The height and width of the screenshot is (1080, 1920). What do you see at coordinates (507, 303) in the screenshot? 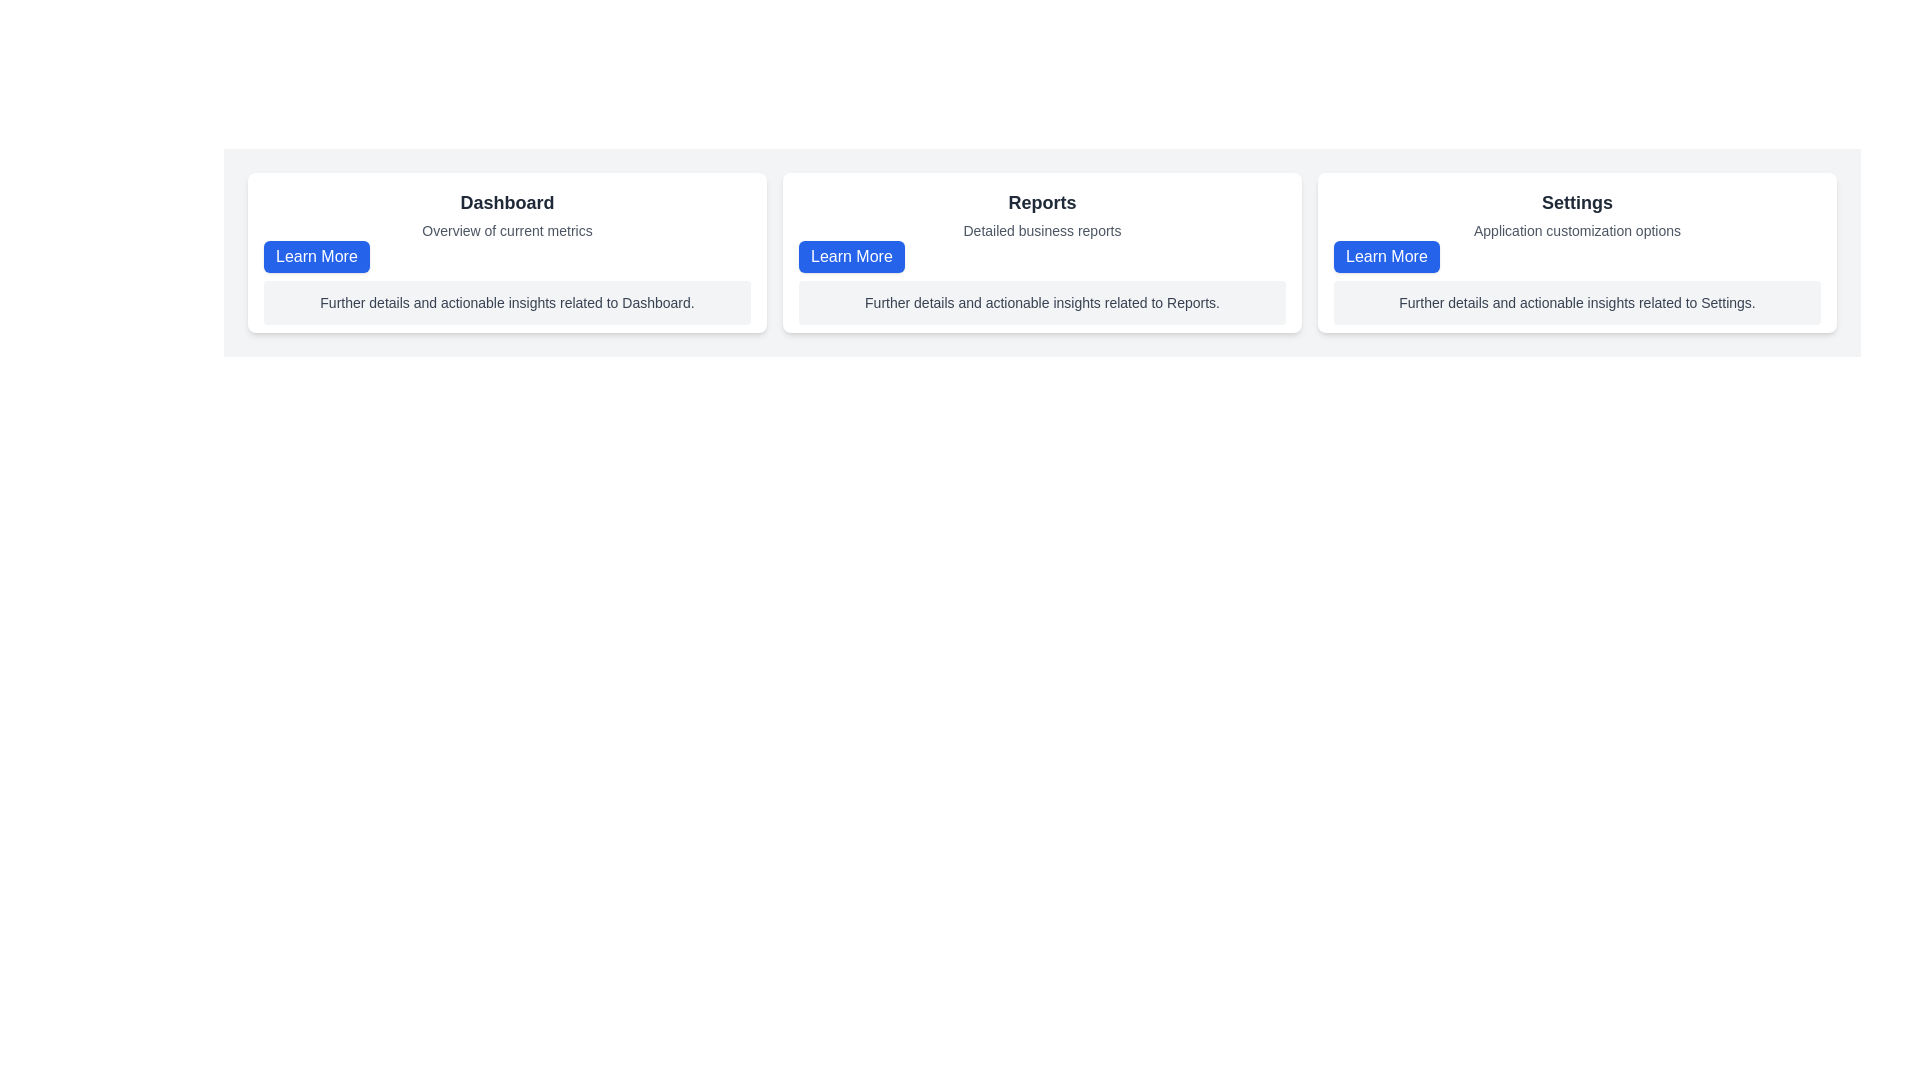
I see `the text label located centrally in the lower portion of the white card layout under the heading 'Dashboard' and above the 'Learn More' button` at bounding box center [507, 303].